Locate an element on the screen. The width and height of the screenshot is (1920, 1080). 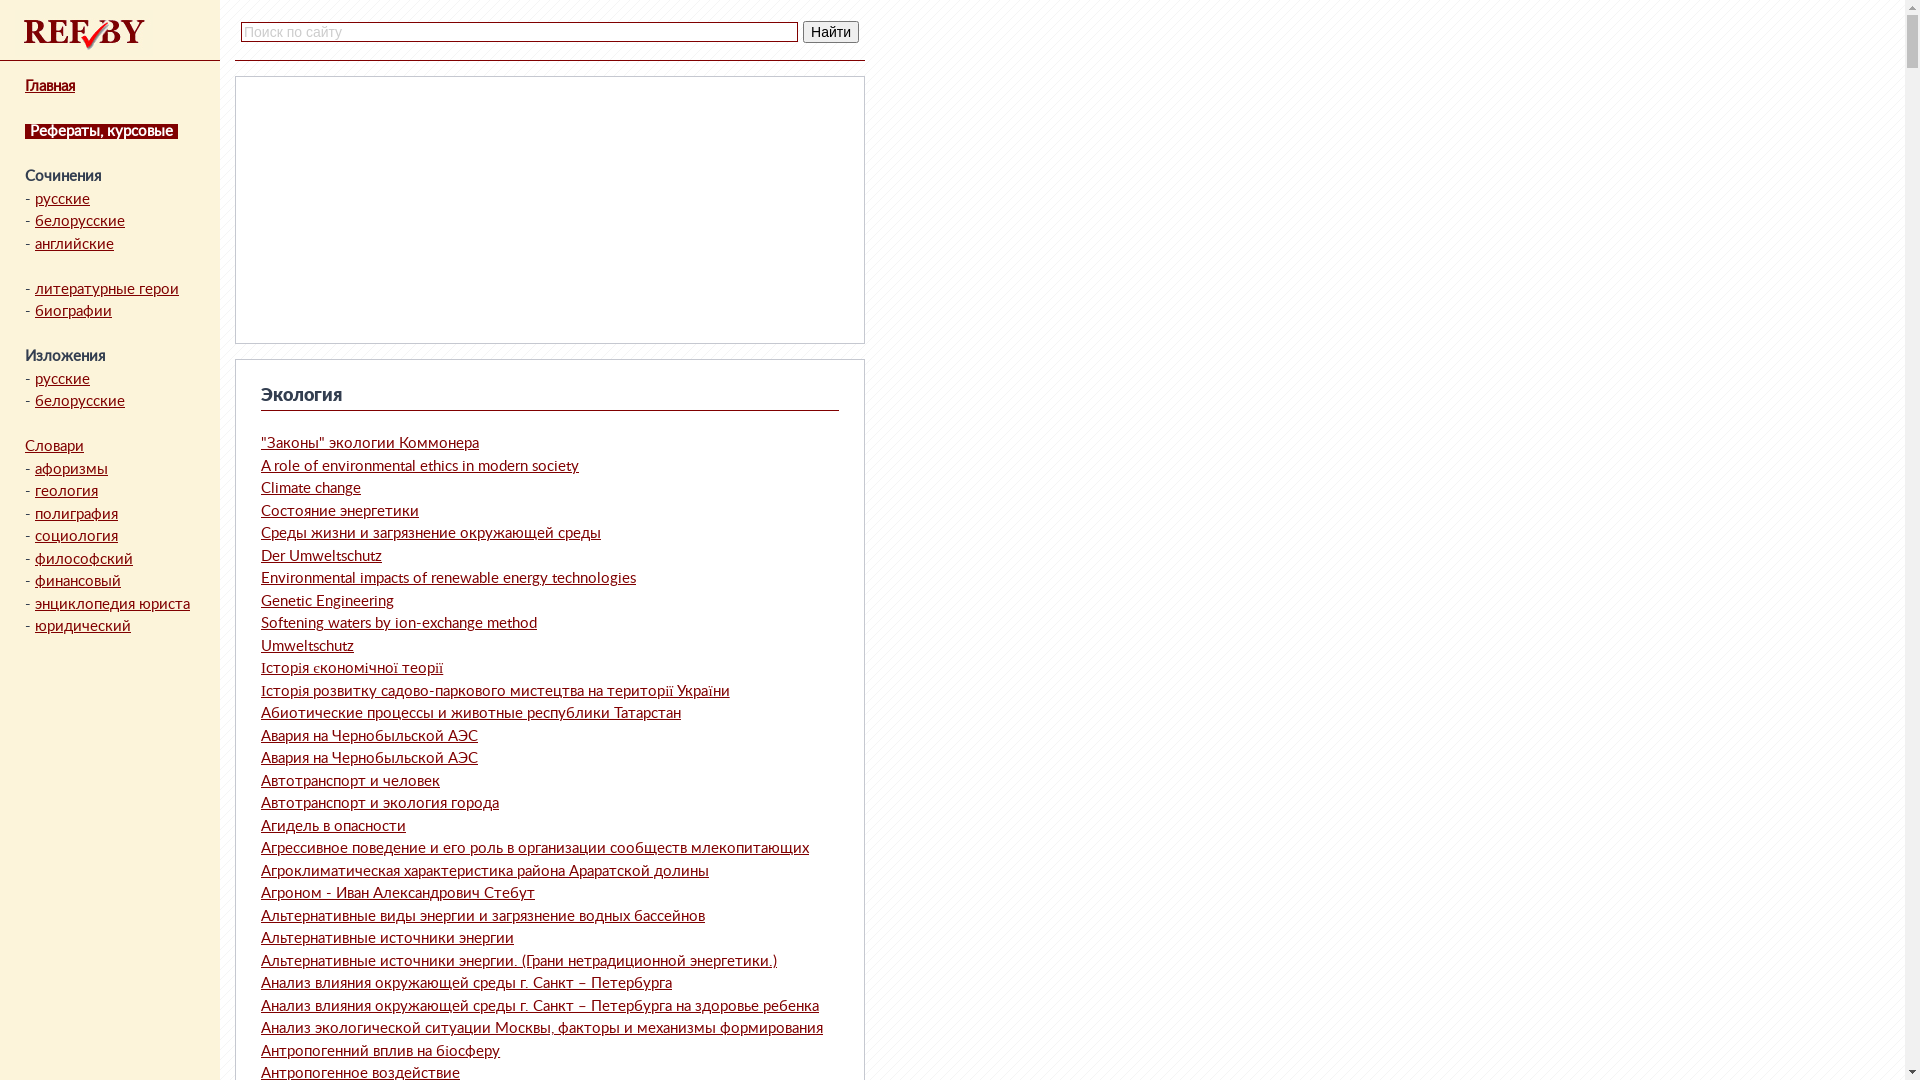
'A role of environmental ethics in modern society' is located at coordinates (419, 465).